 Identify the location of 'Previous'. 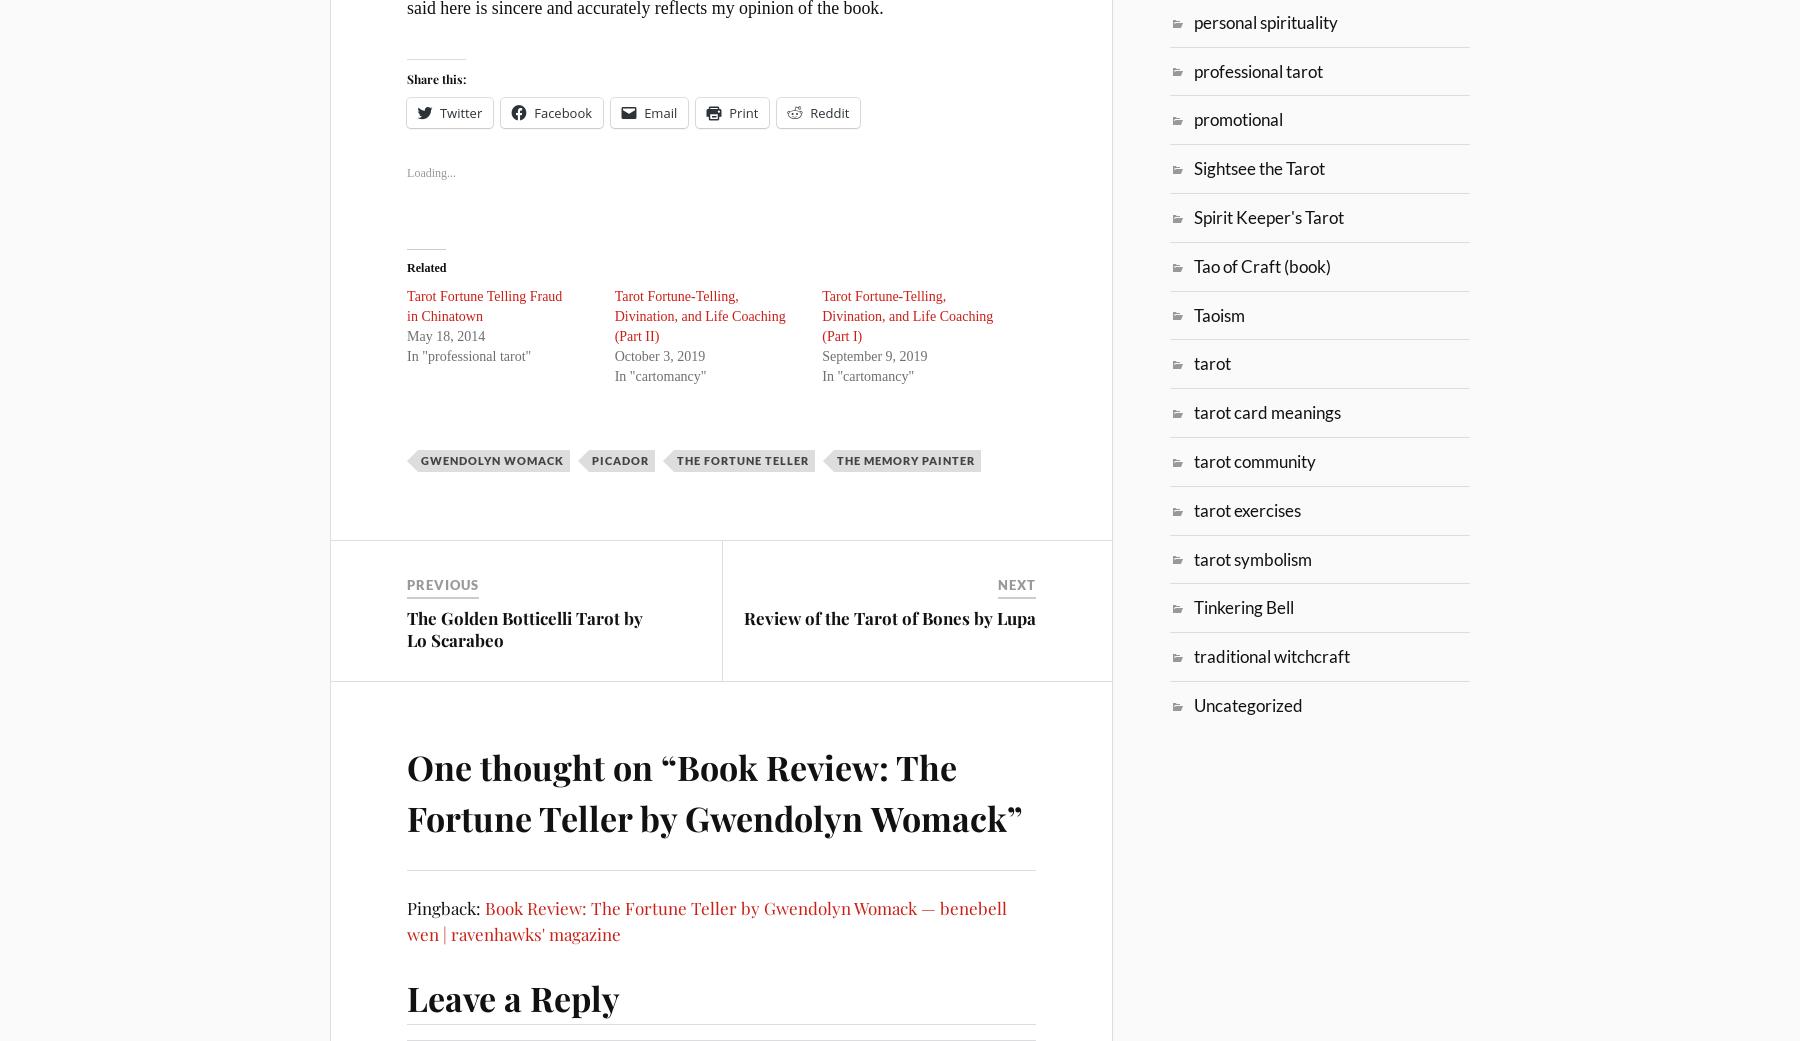
(442, 584).